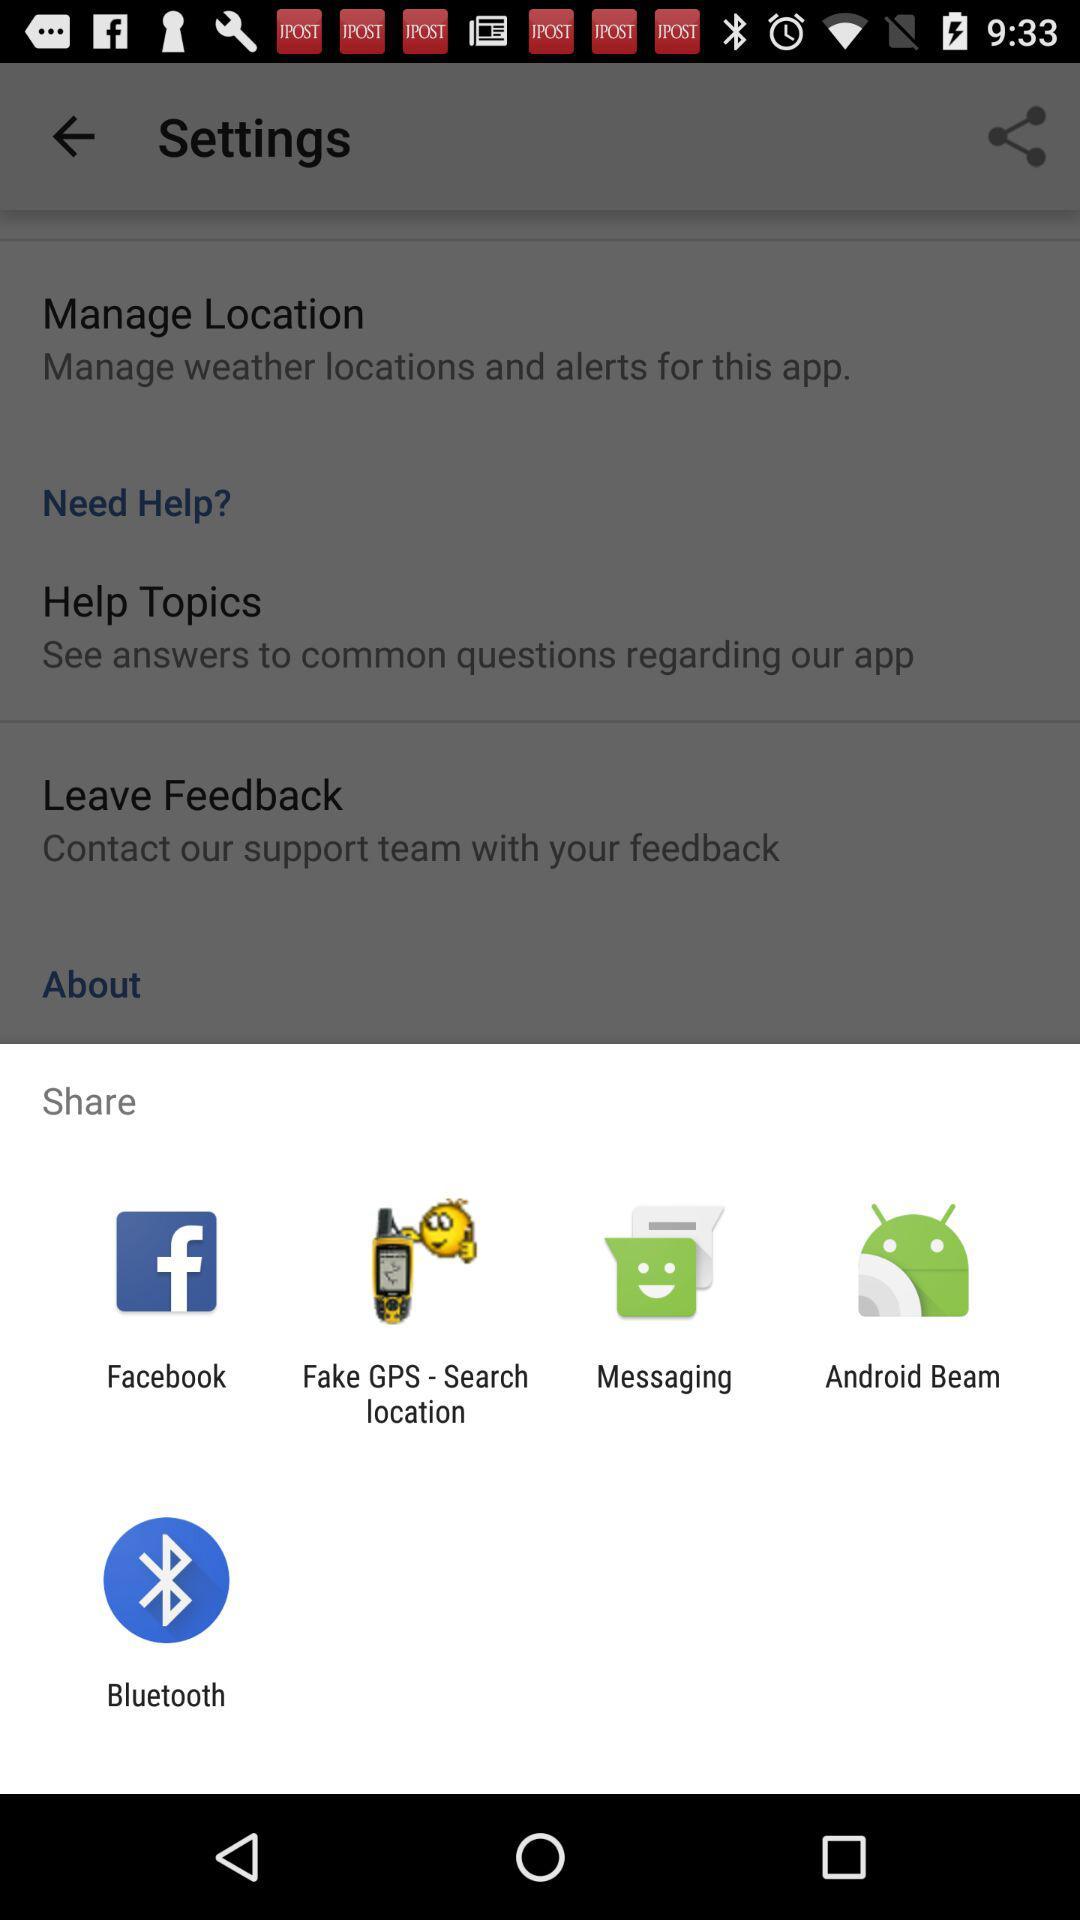  I want to click on the item next to the messaging icon, so click(414, 1392).